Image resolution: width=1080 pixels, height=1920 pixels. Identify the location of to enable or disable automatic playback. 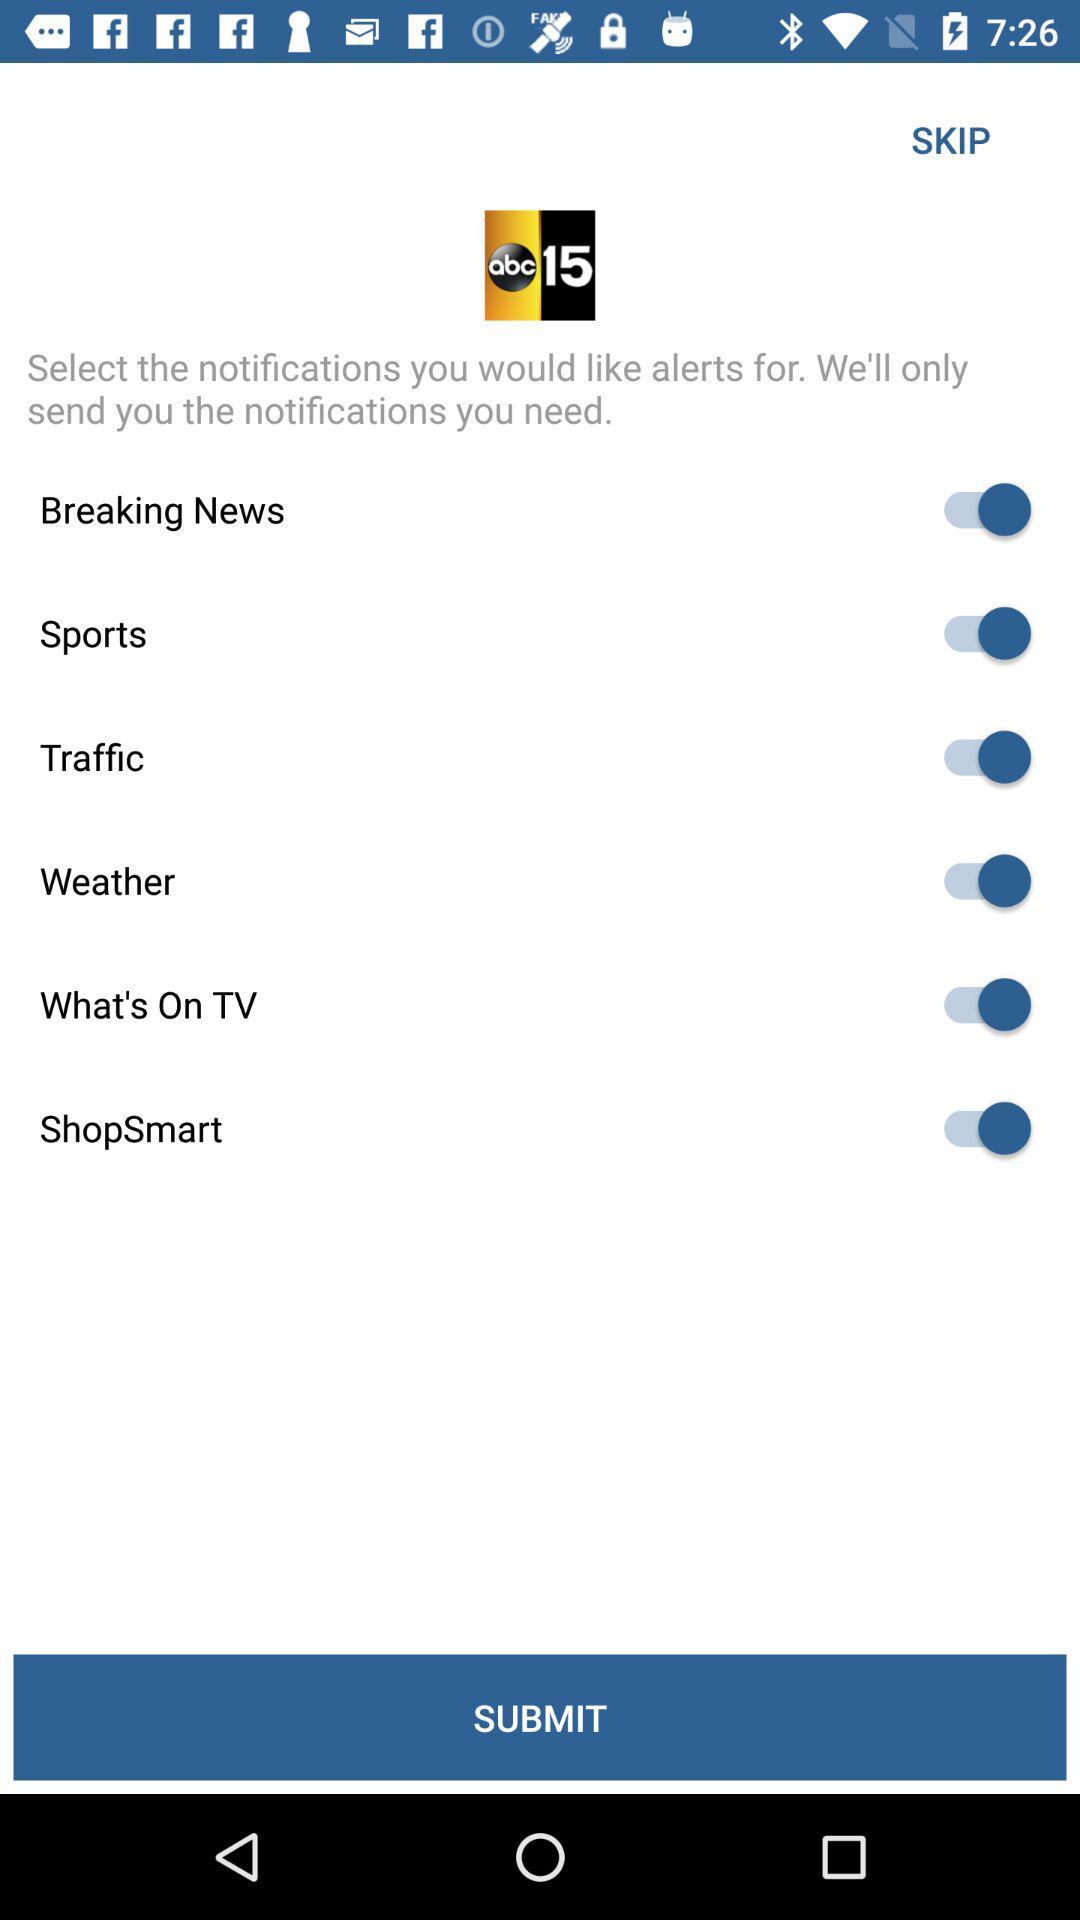
(977, 880).